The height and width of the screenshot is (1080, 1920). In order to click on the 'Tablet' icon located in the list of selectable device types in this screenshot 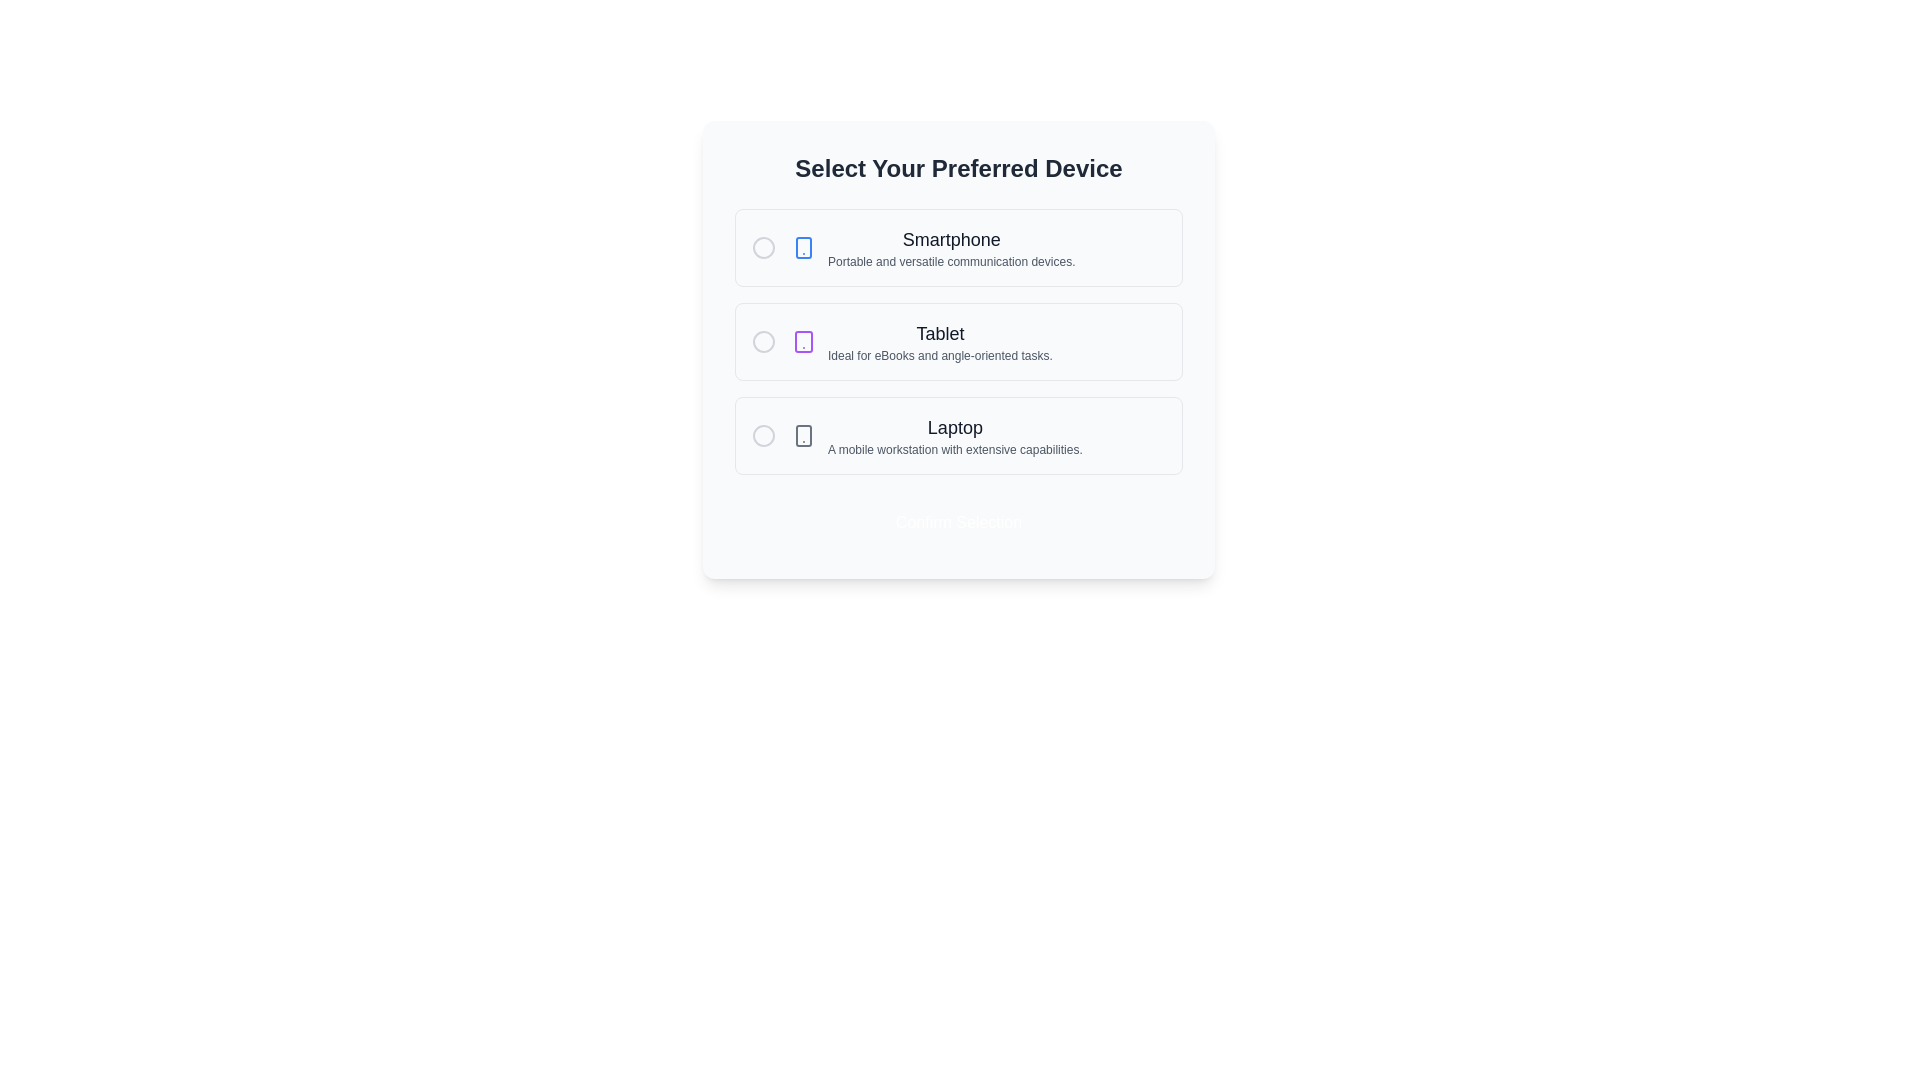, I will do `click(804, 341)`.